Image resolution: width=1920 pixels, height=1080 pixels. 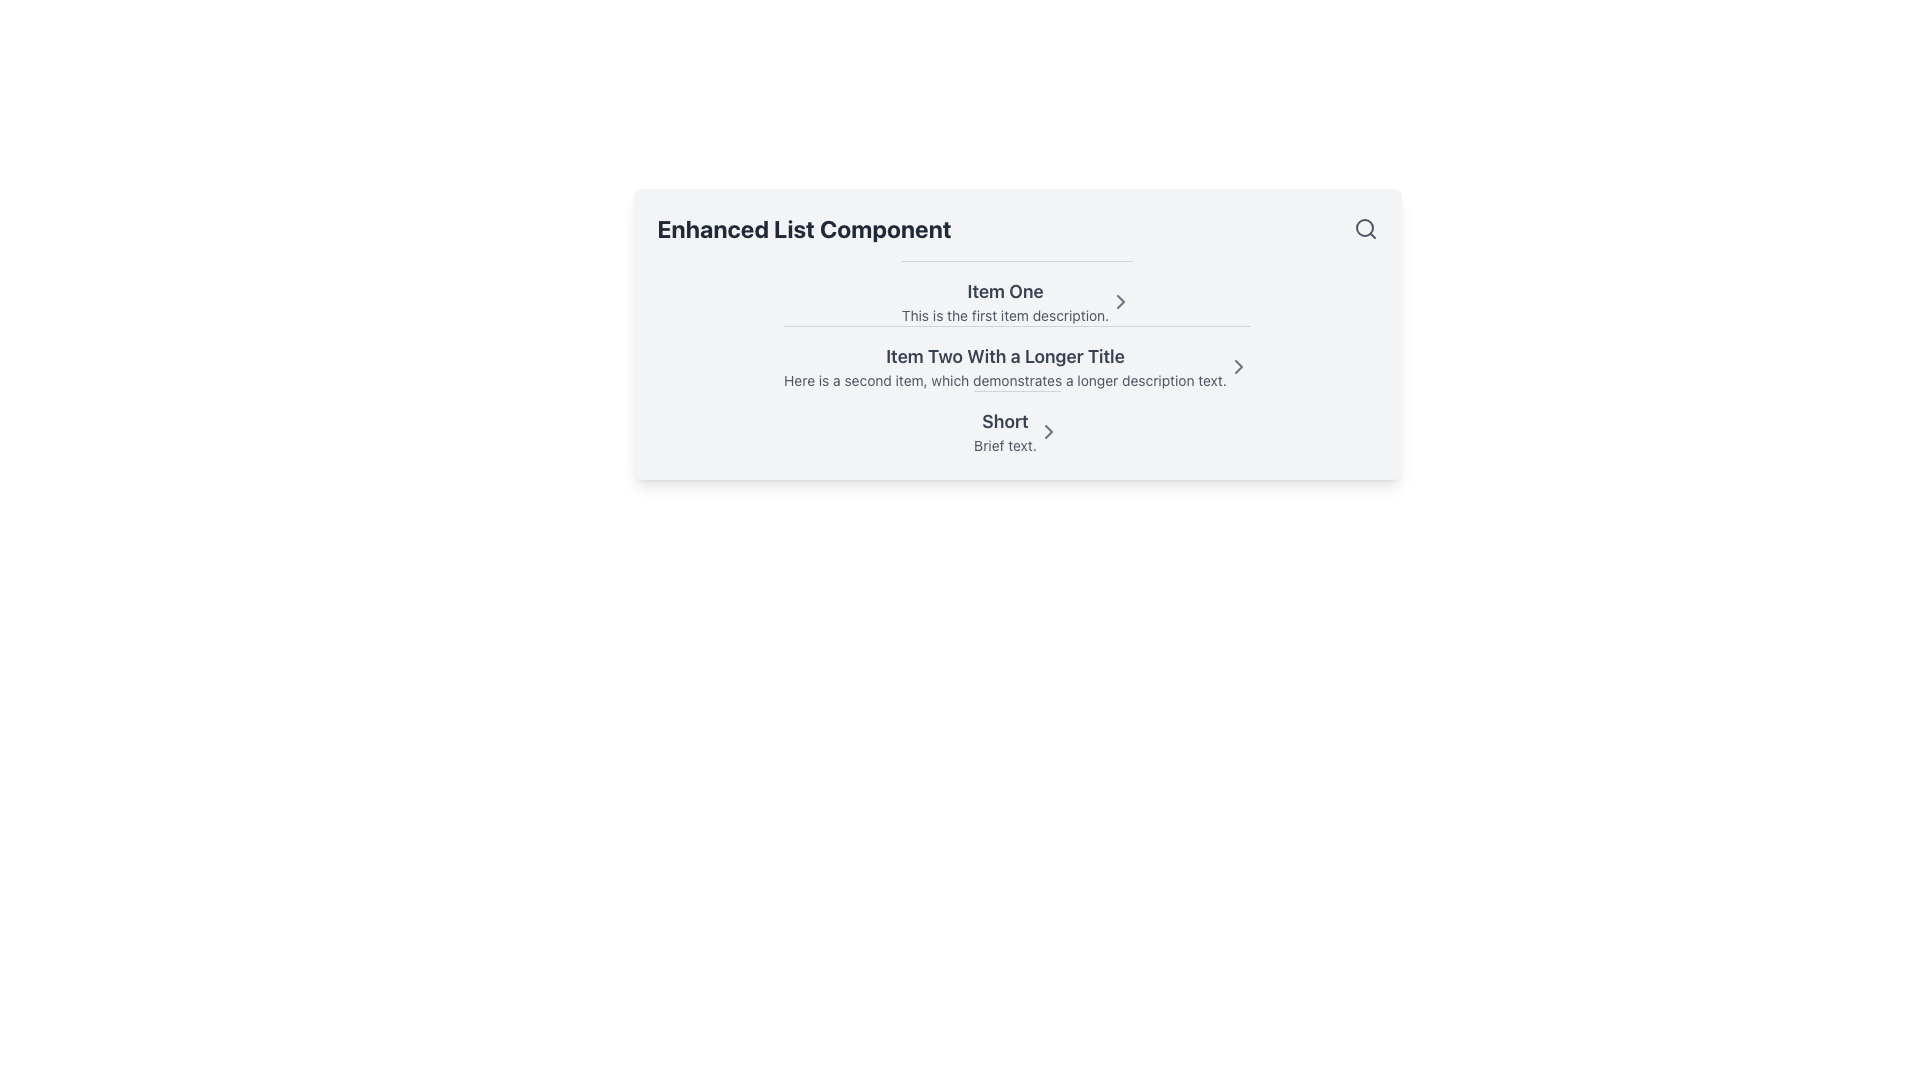 I want to click on the text label that displays 'Item One', which is styled with a larger font size, bold weight, and dark gray color, serving as the primary title above its description, so click(x=1005, y=292).